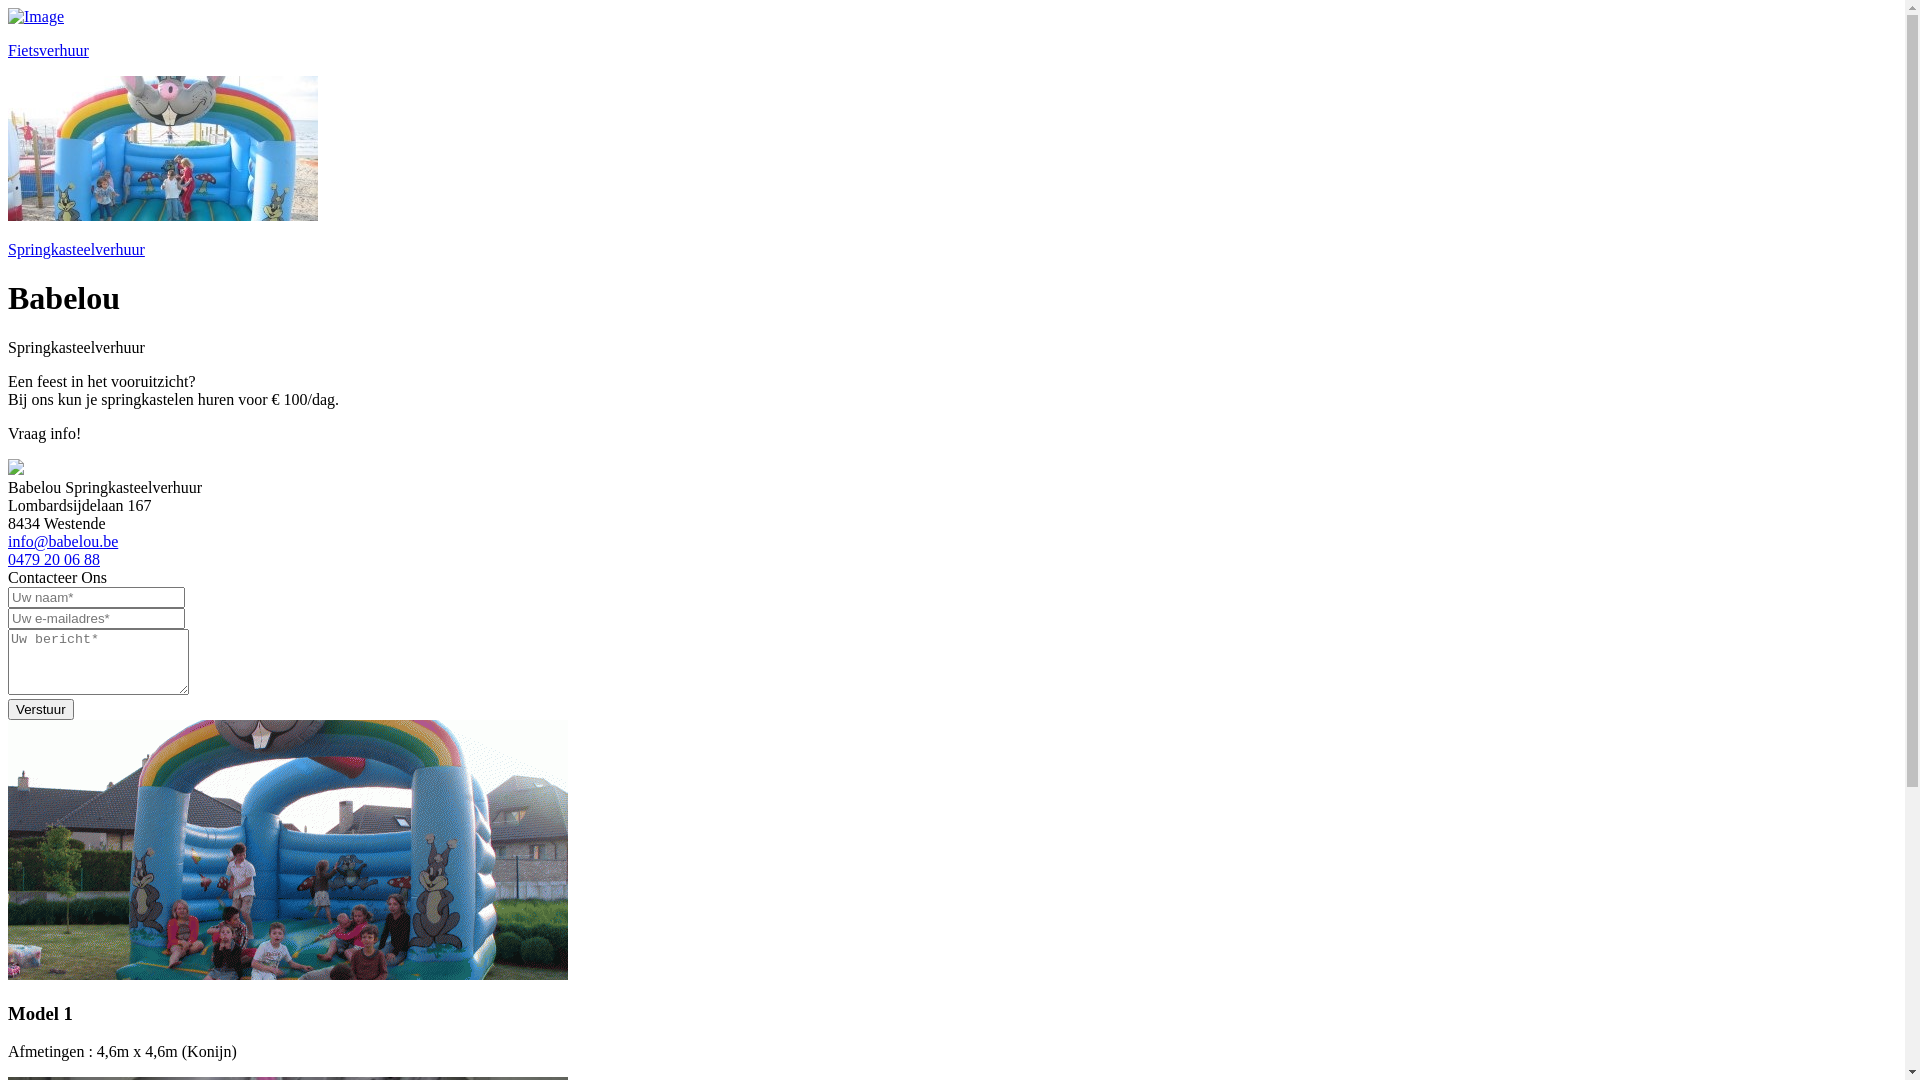 Image resolution: width=1920 pixels, height=1080 pixels. I want to click on 'info@babelou.be', so click(62, 538).